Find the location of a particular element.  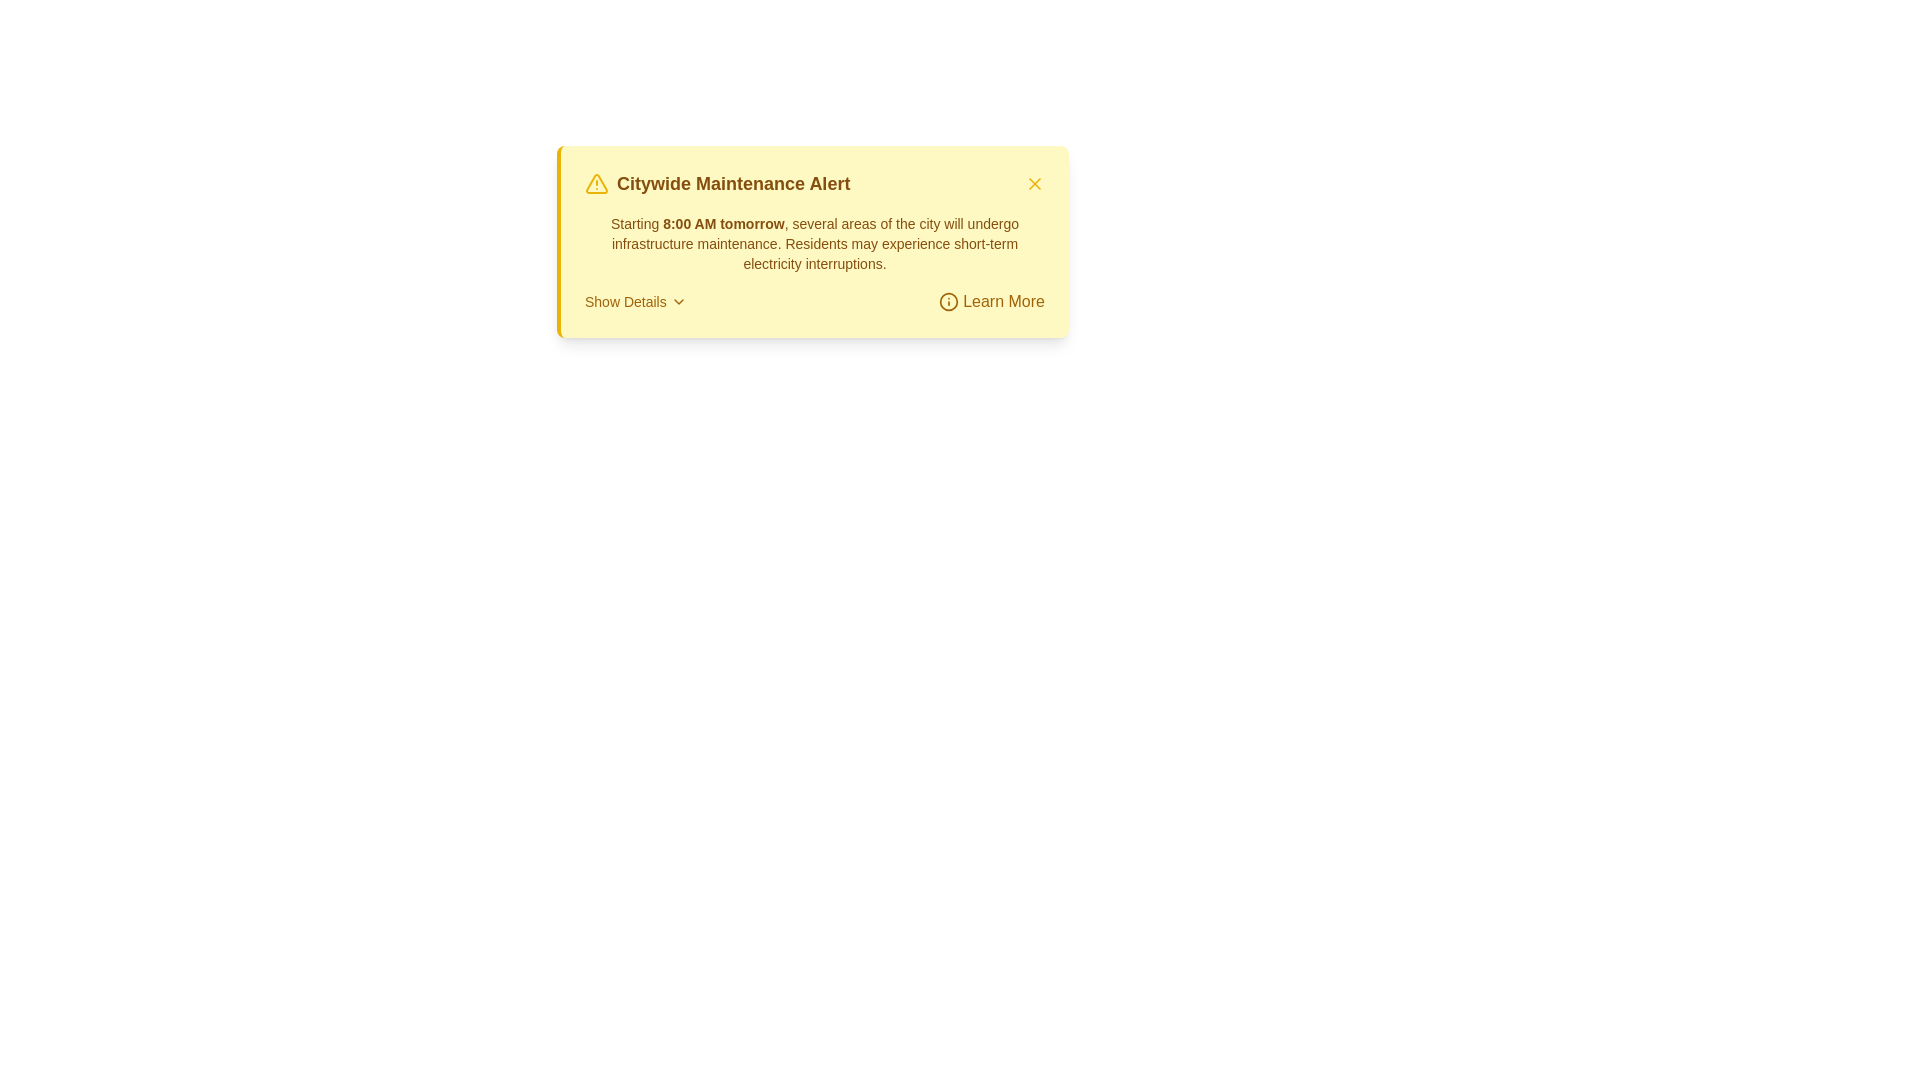

the 'Citywide Maintenance Alert' text label, which is styled in bold yellow font and located in the top-left area of the warning message box, adjacent to the alert icon is located at coordinates (717, 184).